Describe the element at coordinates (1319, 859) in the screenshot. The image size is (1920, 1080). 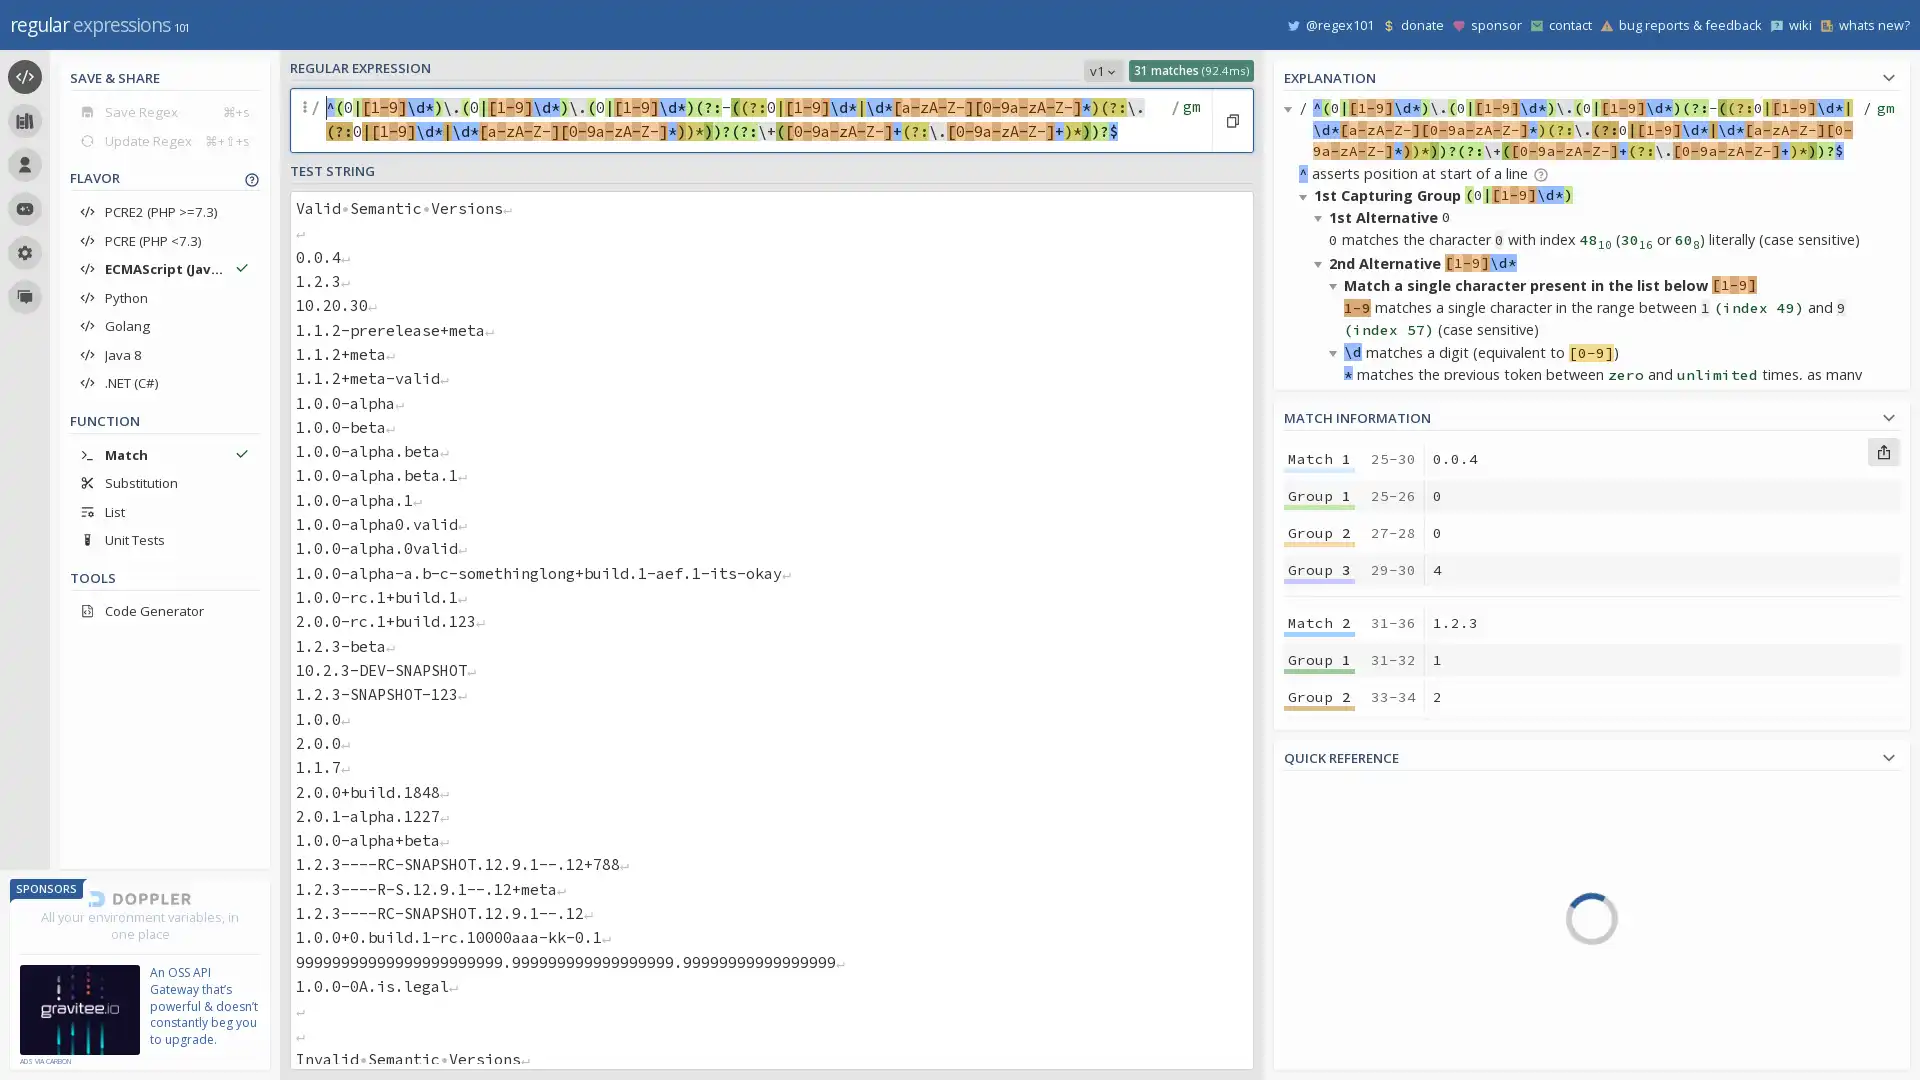
I see `Group 2` at that location.